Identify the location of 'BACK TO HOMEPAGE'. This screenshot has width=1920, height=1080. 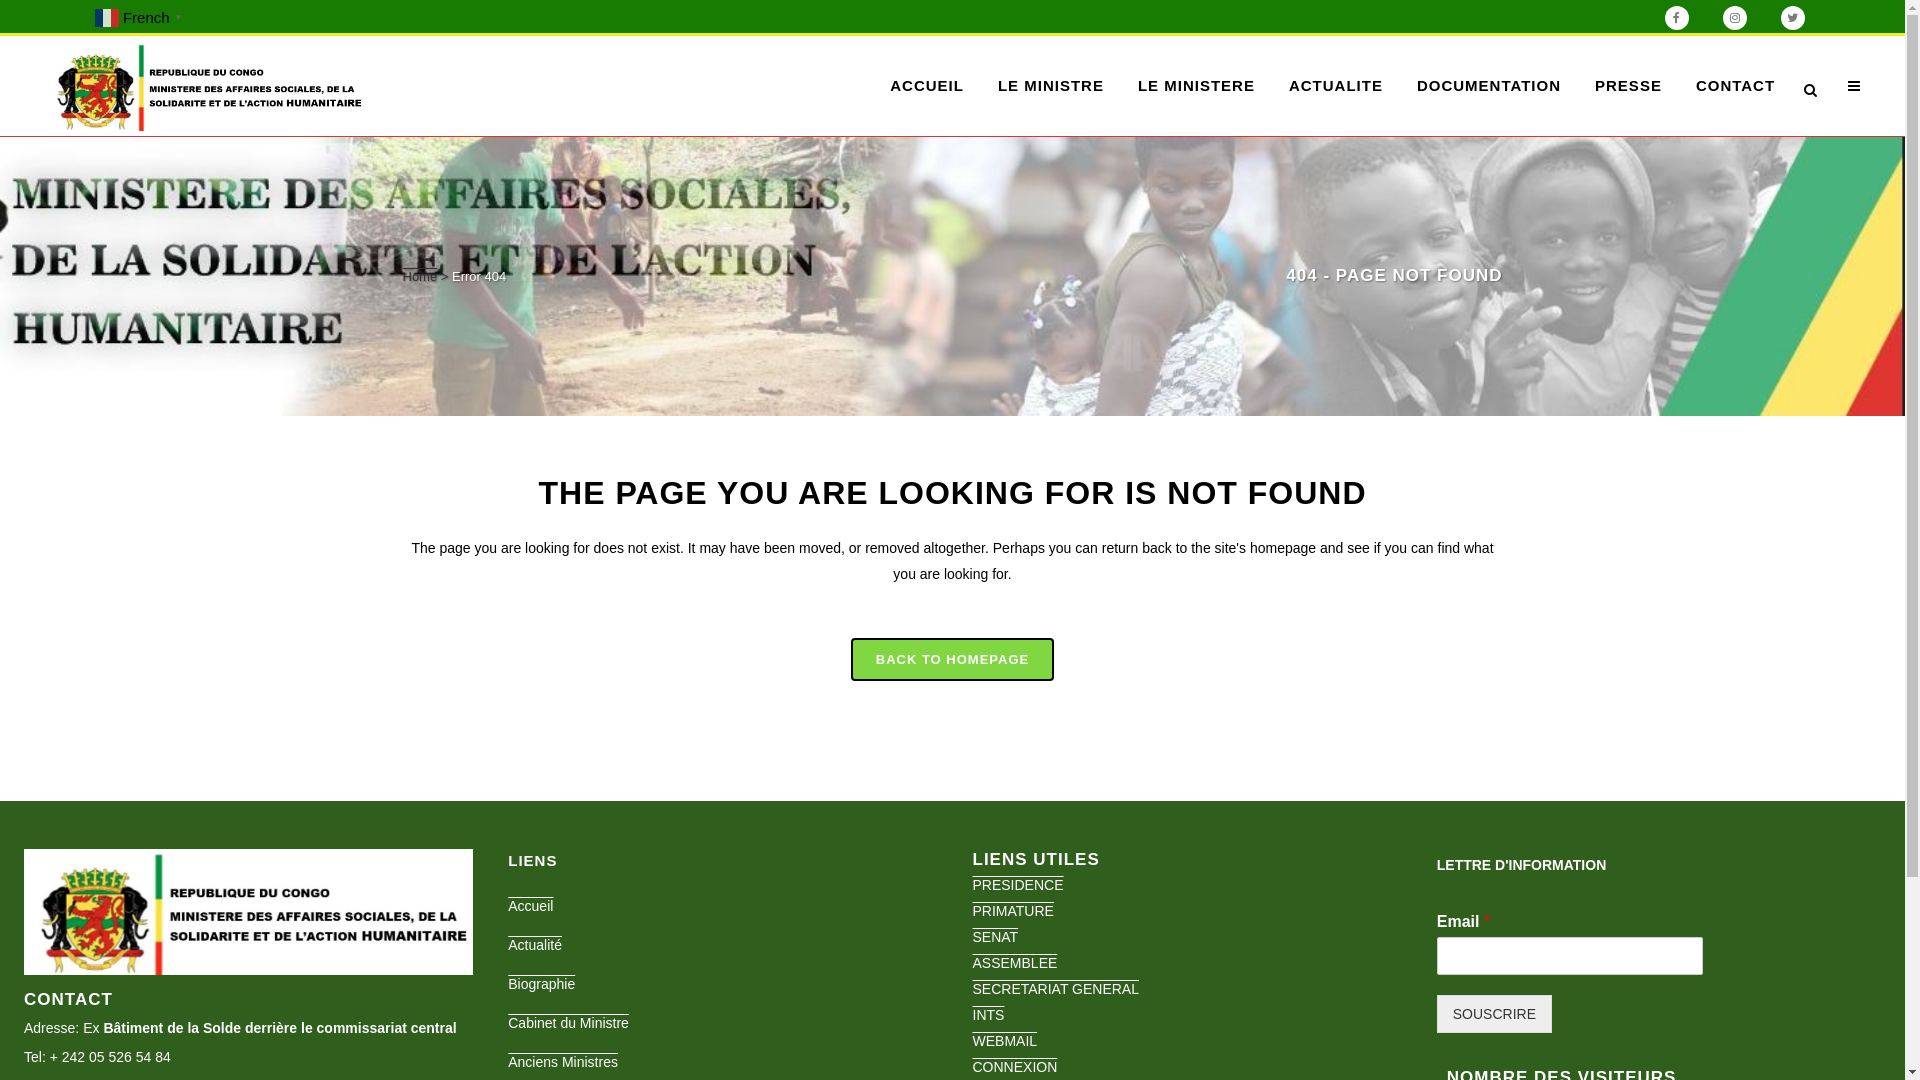
(850, 659).